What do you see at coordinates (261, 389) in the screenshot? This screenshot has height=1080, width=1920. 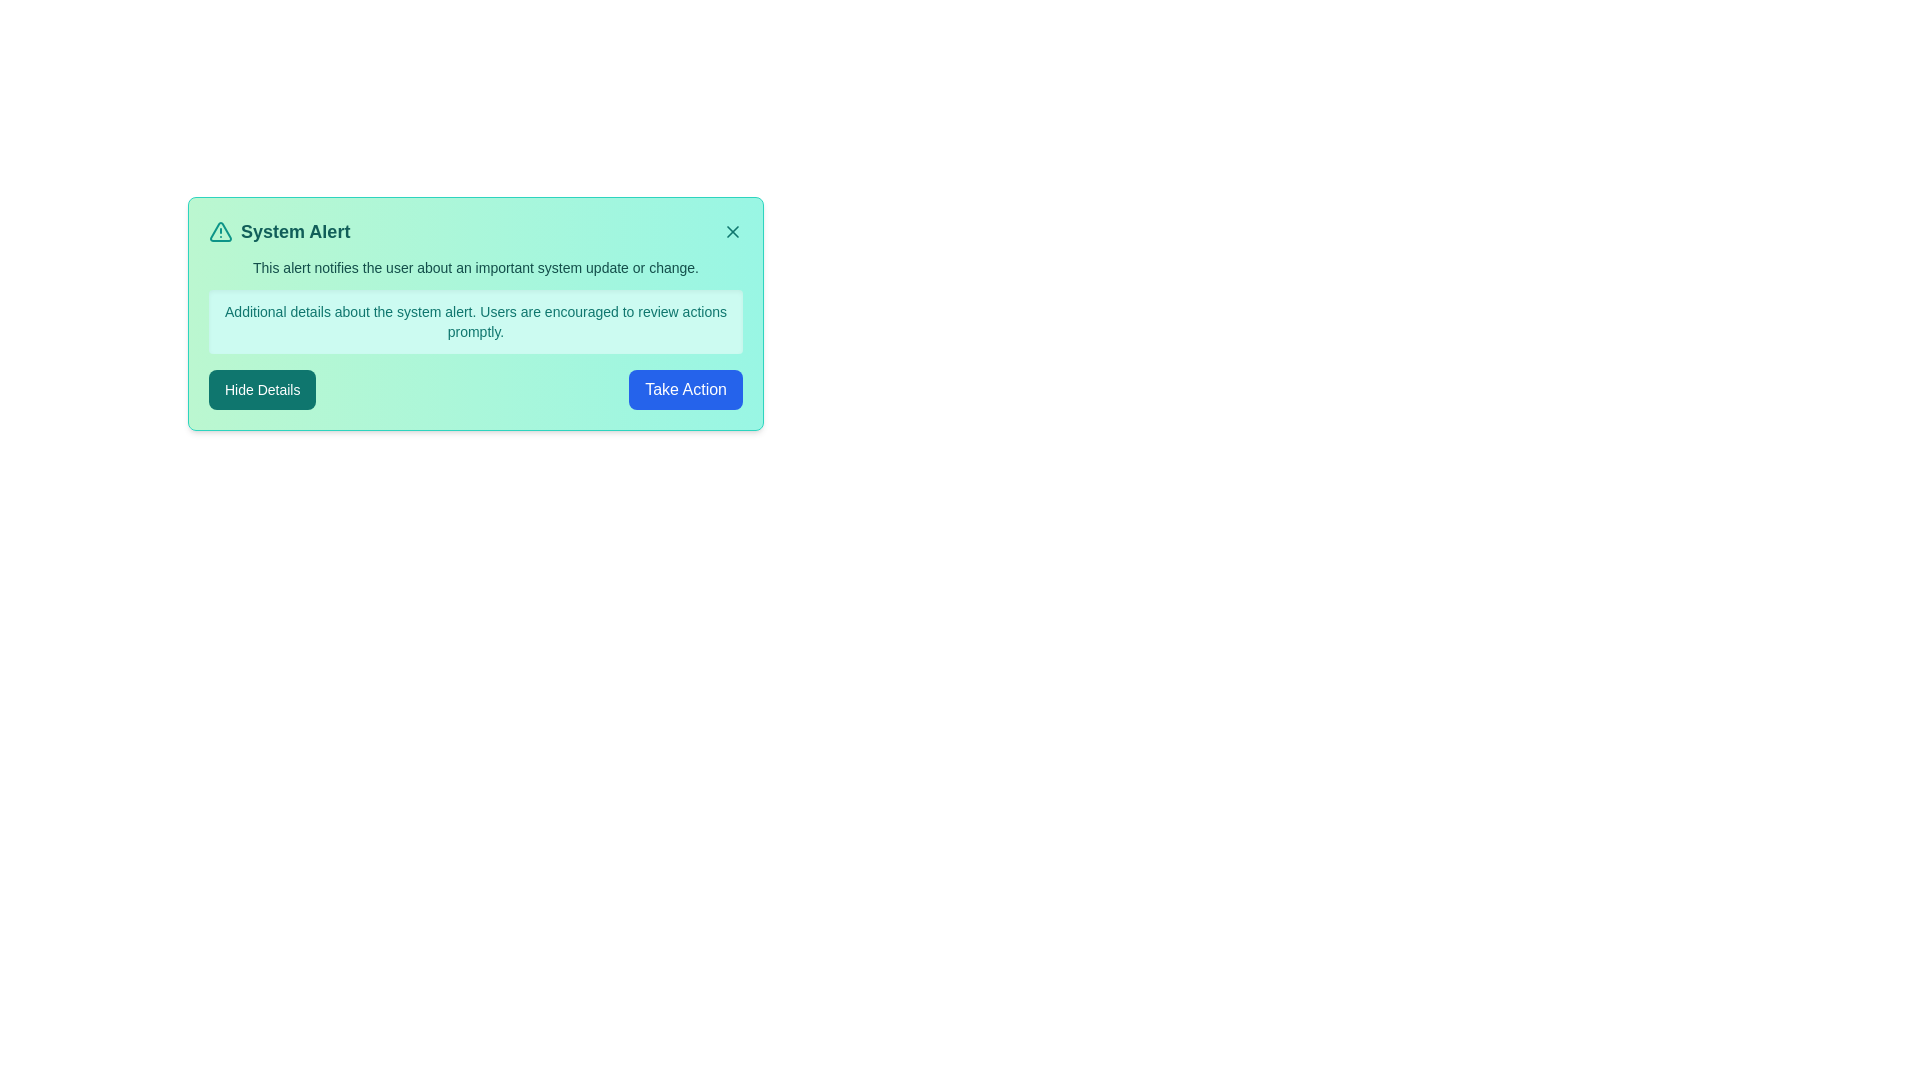 I see `the 'Hide Details' button to toggle the visibility of additional details` at bounding box center [261, 389].